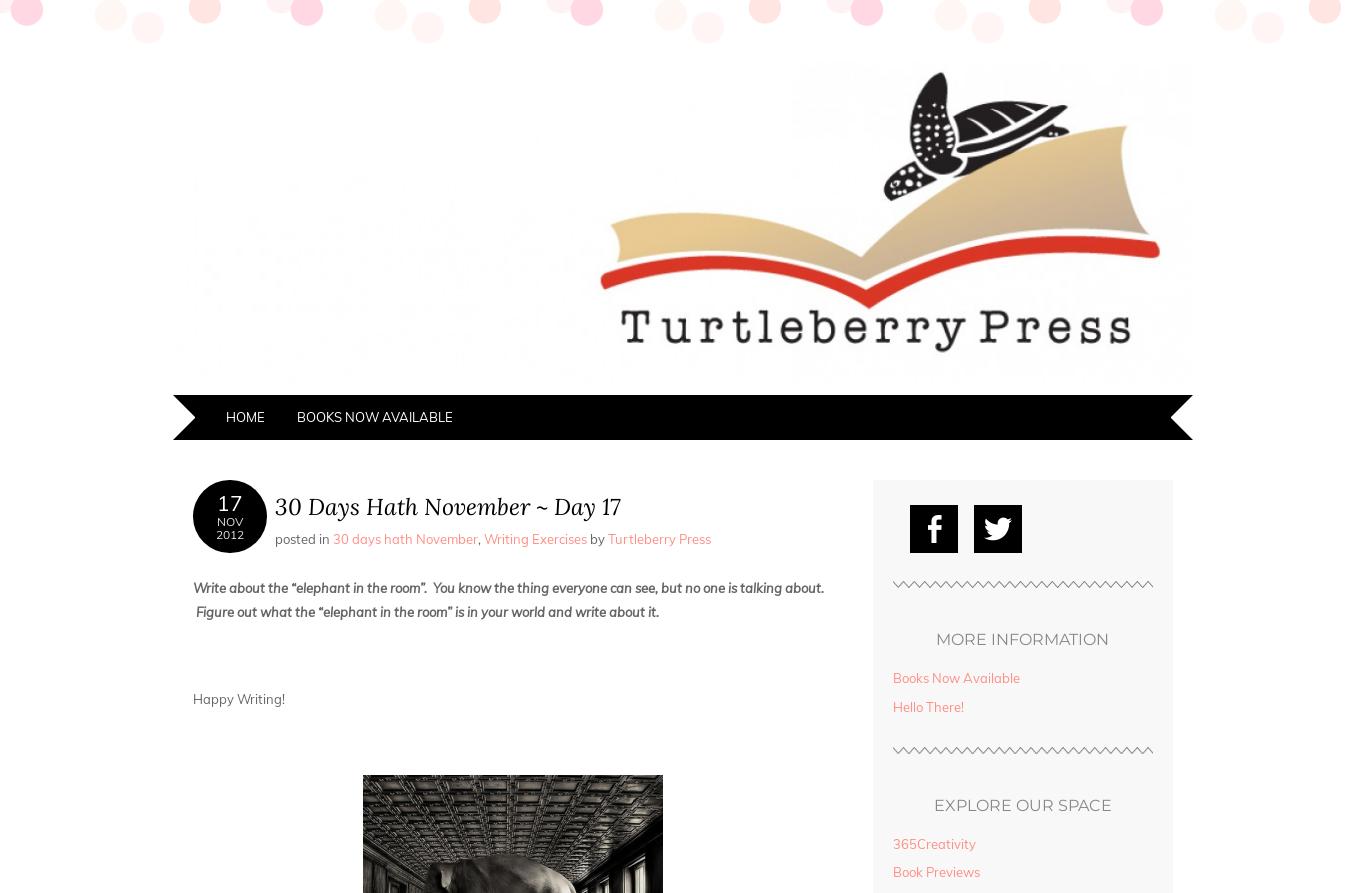 The width and height of the screenshot is (1366, 893). What do you see at coordinates (483, 537) in the screenshot?
I see `'Writing Exercises'` at bounding box center [483, 537].